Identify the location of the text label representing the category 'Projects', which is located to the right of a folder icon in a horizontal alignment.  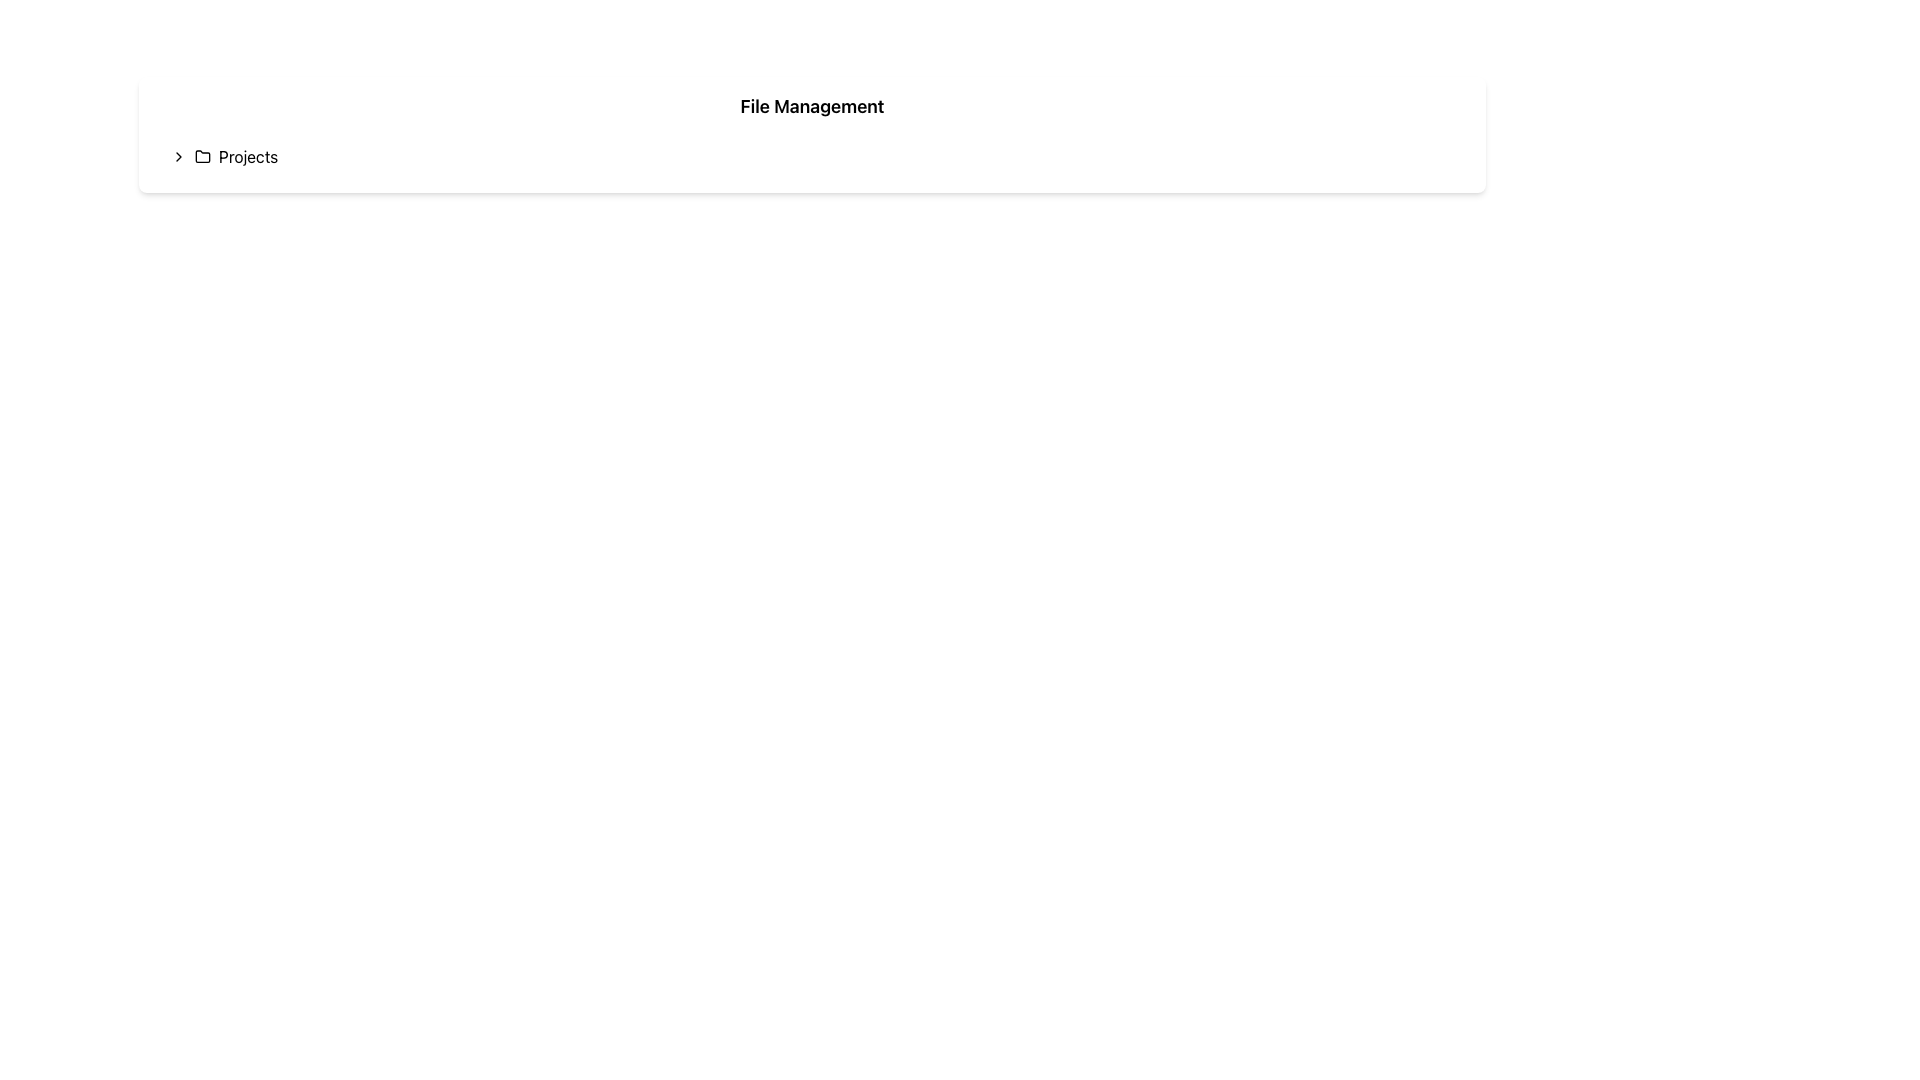
(247, 156).